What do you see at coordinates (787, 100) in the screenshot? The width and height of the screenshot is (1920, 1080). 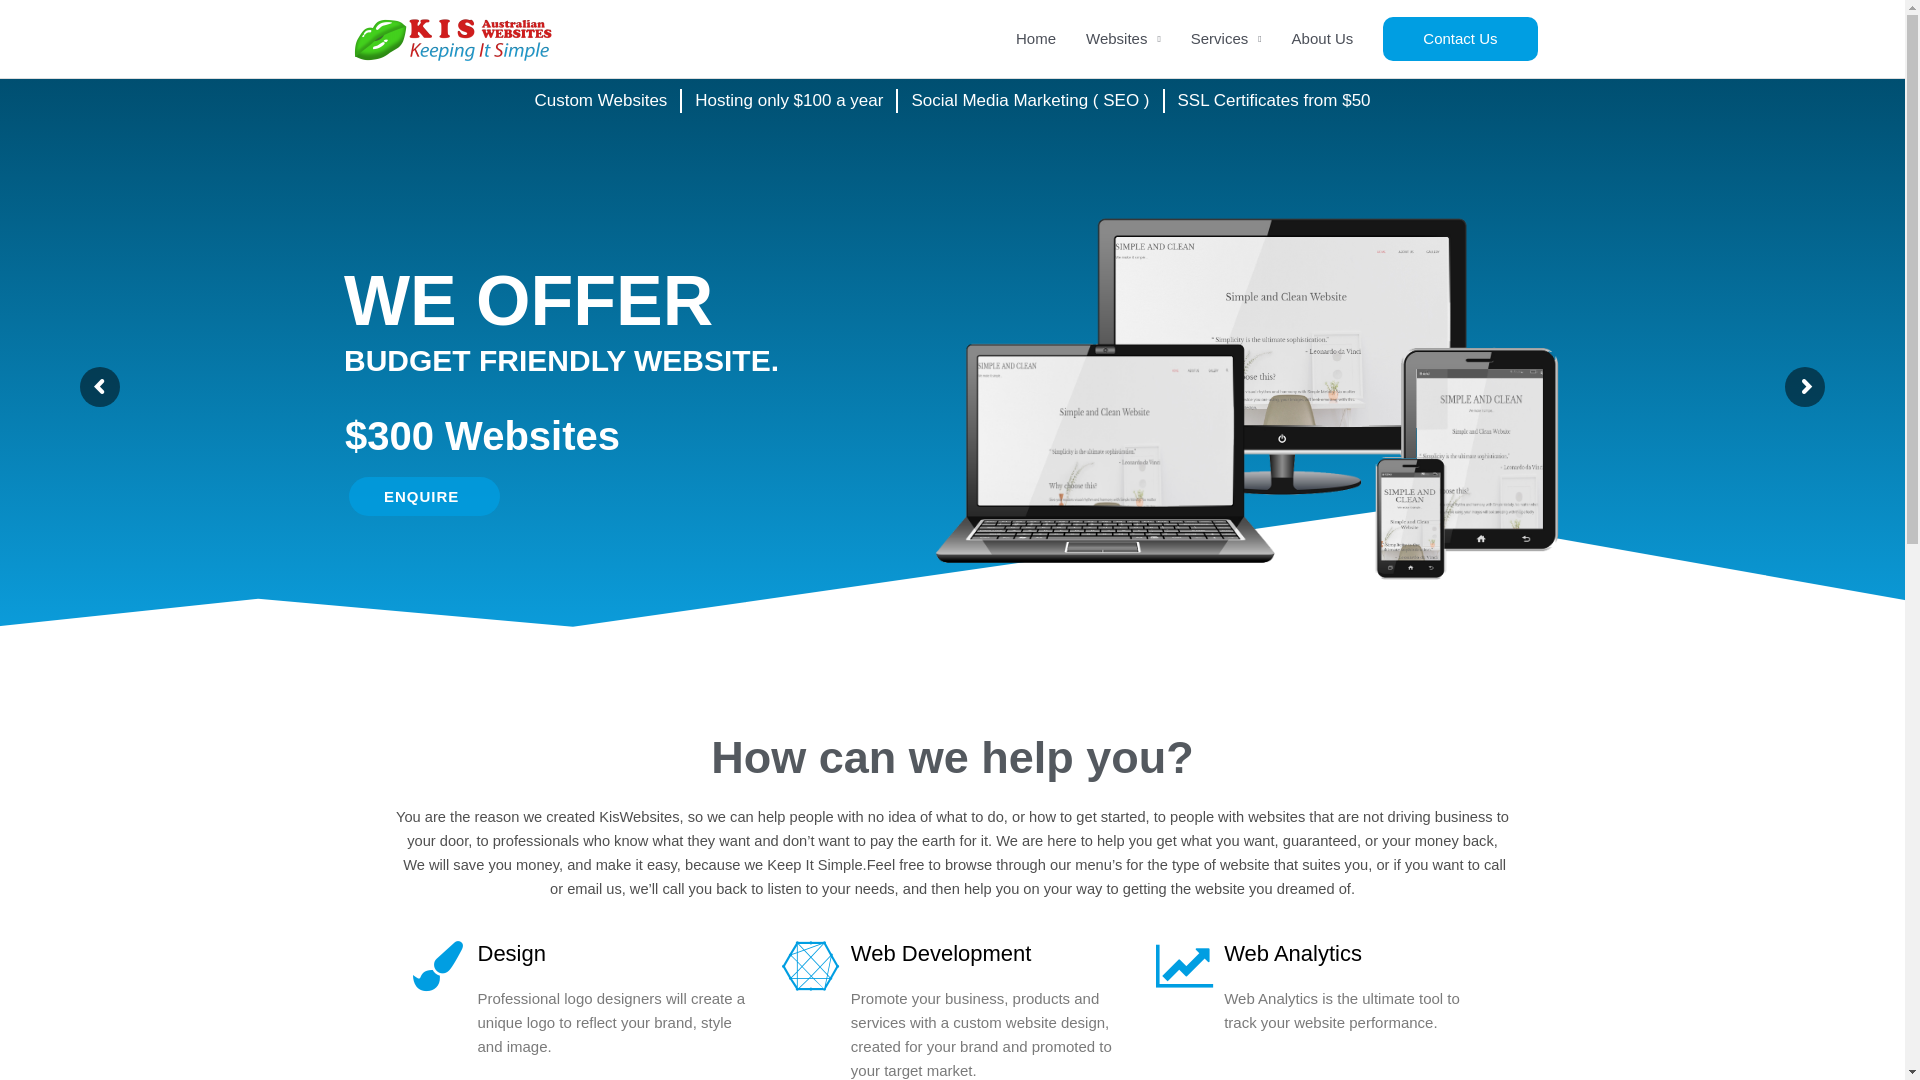 I see `'Hosting only $100 a year'` at bounding box center [787, 100].